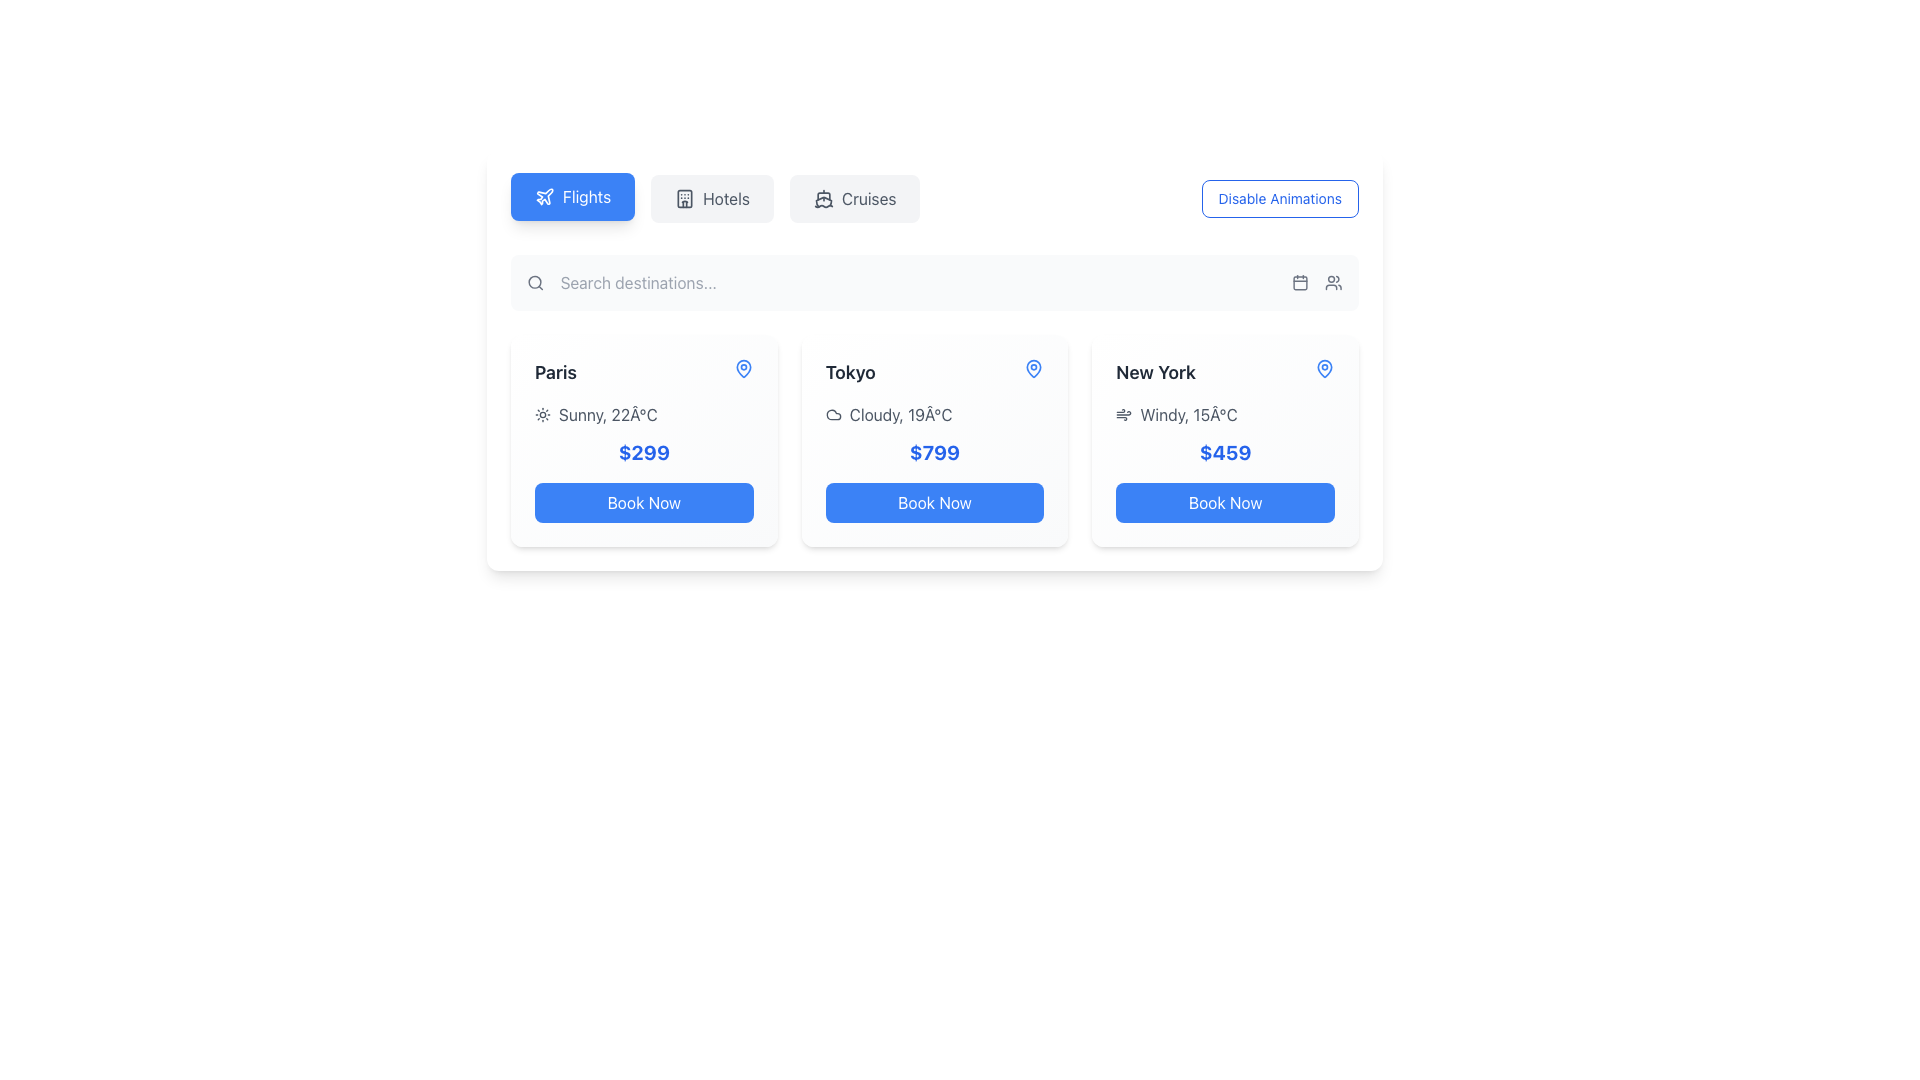 This screenshot has width=1920, height=1080. Describe the element at coordinates (934, 414) in the screenshot. I see `the weather display component showing 'Cloudy, 19Â°C' with a cloud icon, located in the Tokyo section above the '$799' price text` at that location.